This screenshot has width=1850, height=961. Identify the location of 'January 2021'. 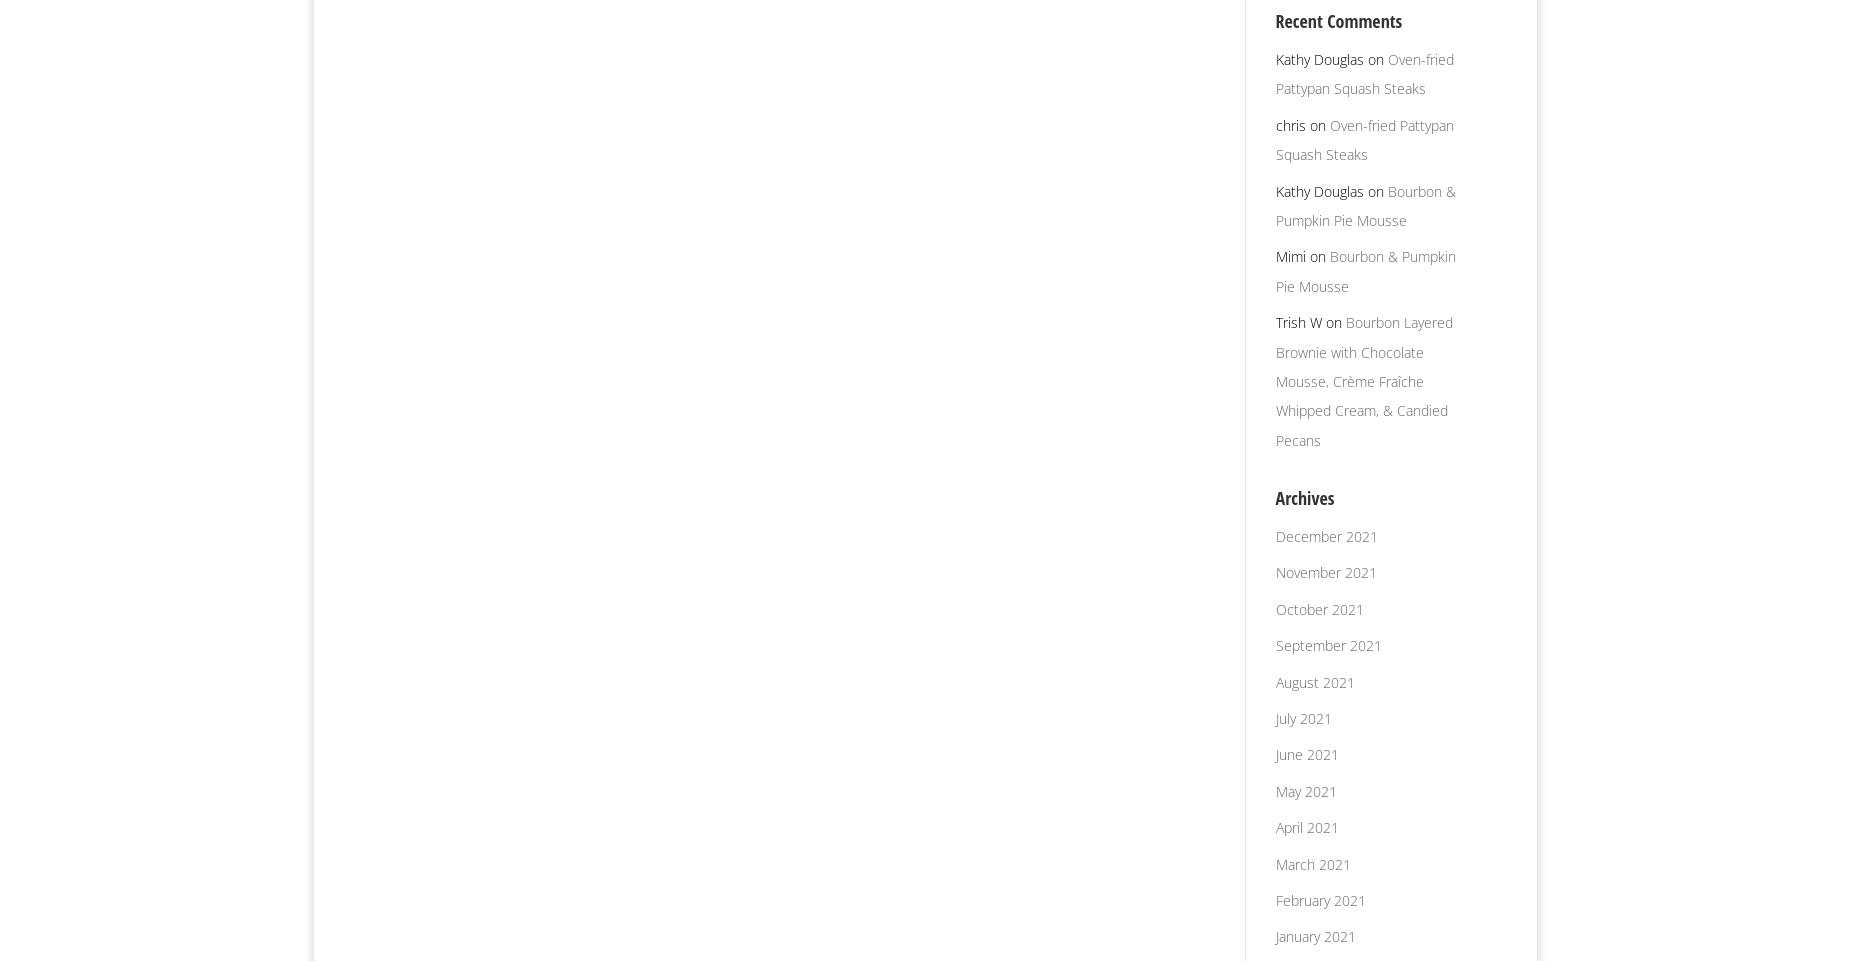
(1313, 936).